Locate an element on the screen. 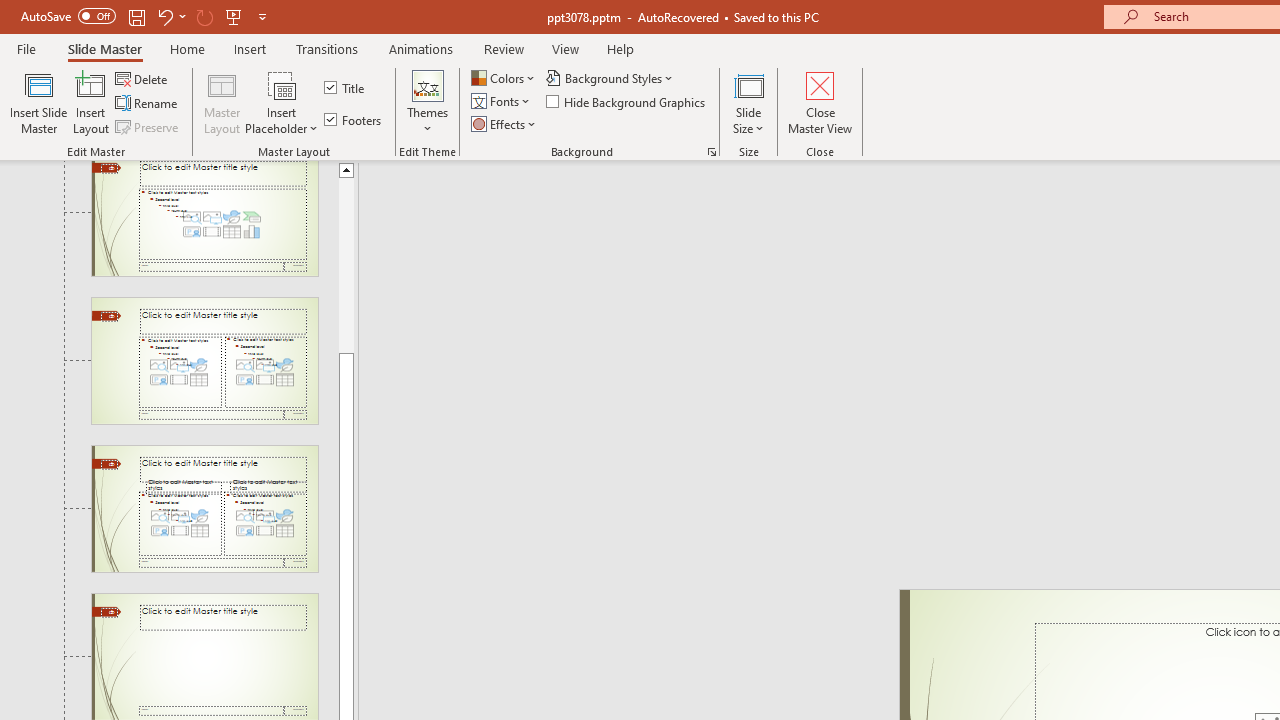  'Content' is located at coordinates (281, 84).